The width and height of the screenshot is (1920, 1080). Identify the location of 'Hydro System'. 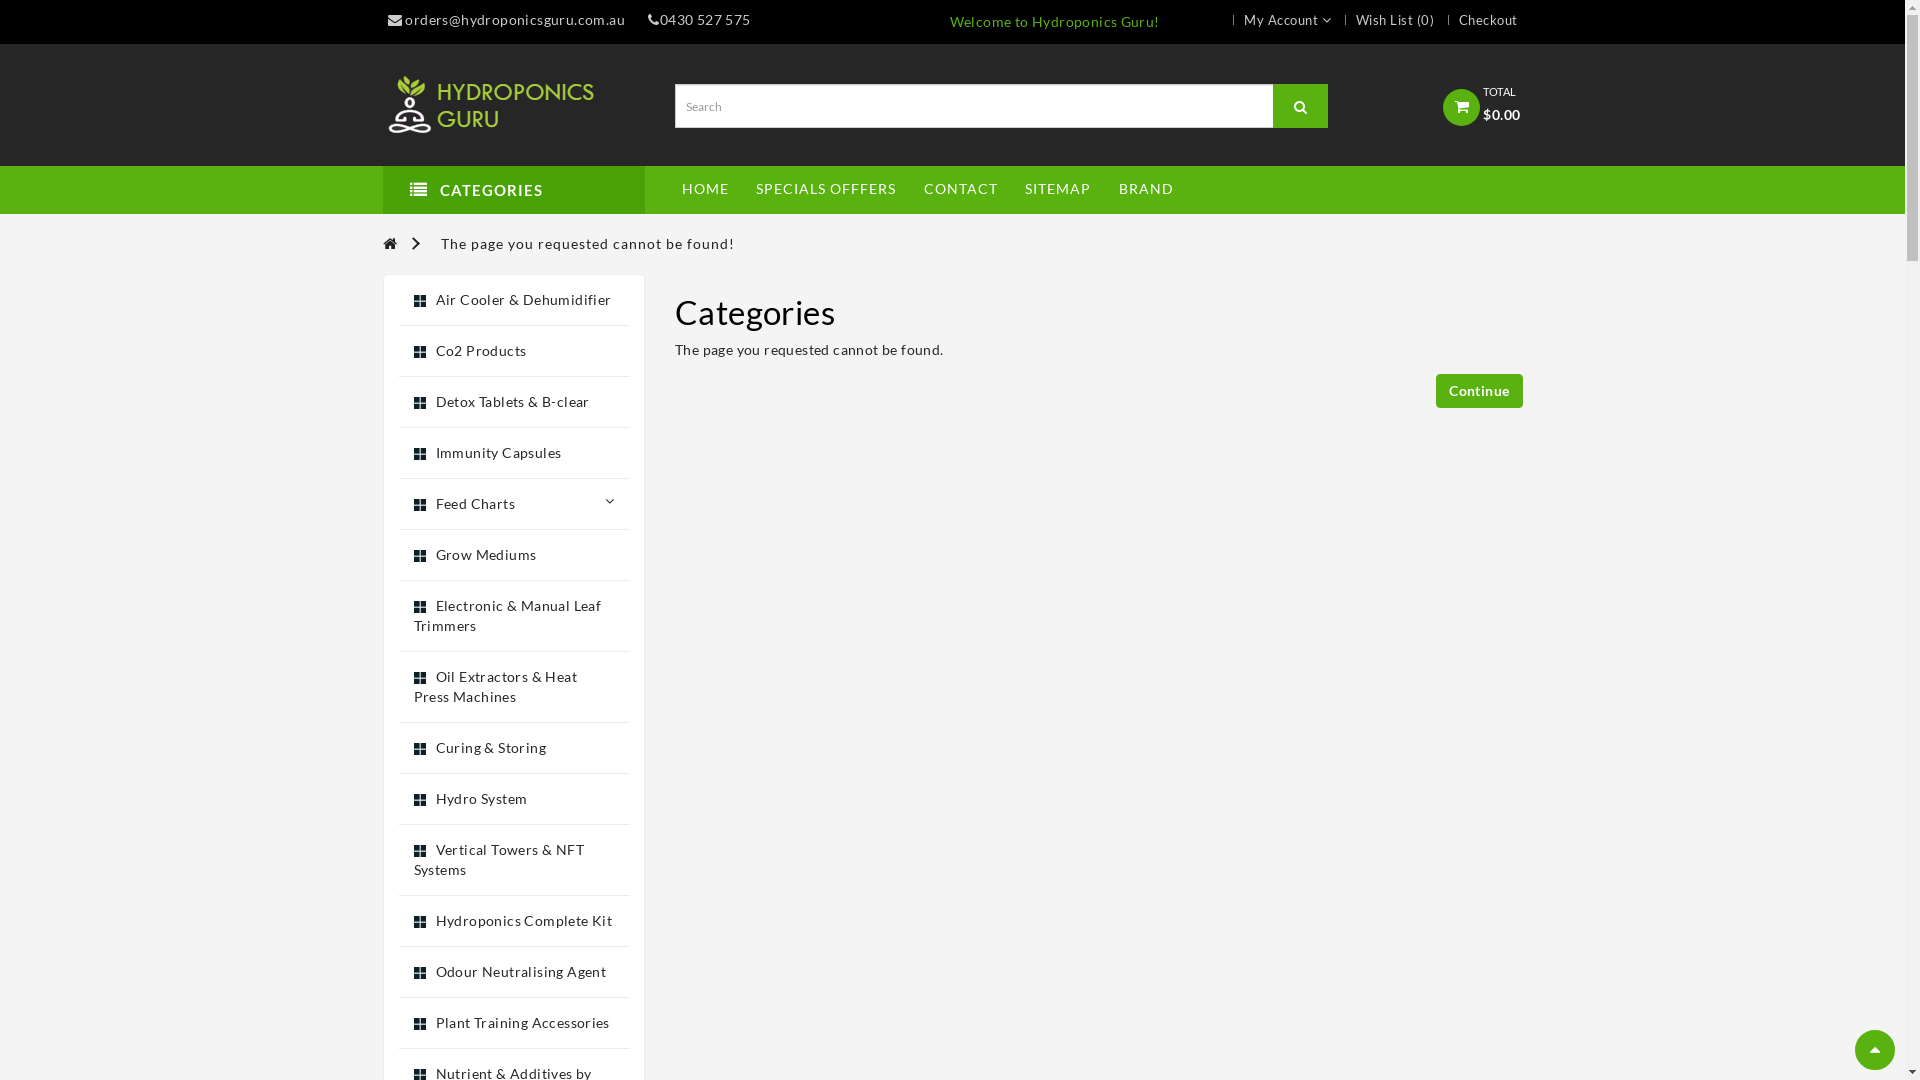
(513, 798).